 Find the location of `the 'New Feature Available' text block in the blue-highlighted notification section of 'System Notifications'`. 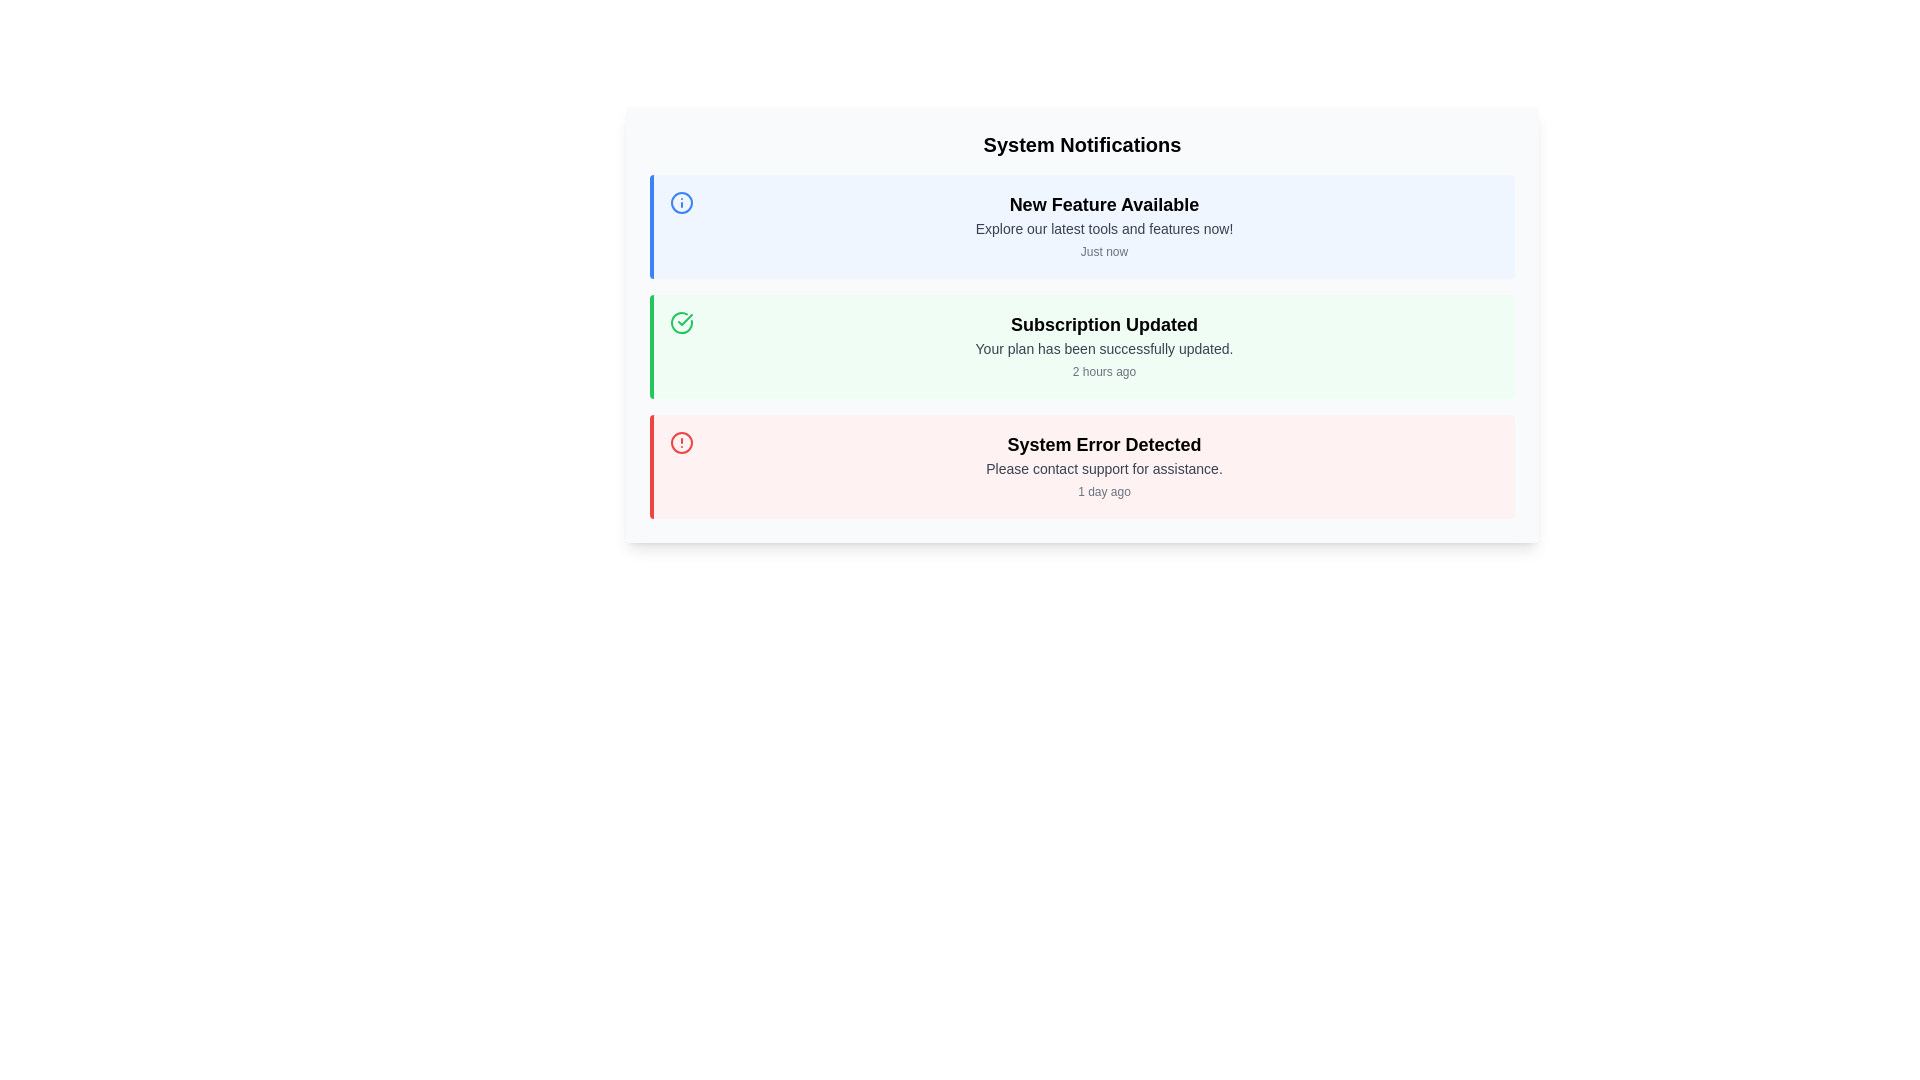

the 'New Feature Available' text block in the blue-highlighted notification section of 'System Notifications' is located at coordinates (1103, 226).